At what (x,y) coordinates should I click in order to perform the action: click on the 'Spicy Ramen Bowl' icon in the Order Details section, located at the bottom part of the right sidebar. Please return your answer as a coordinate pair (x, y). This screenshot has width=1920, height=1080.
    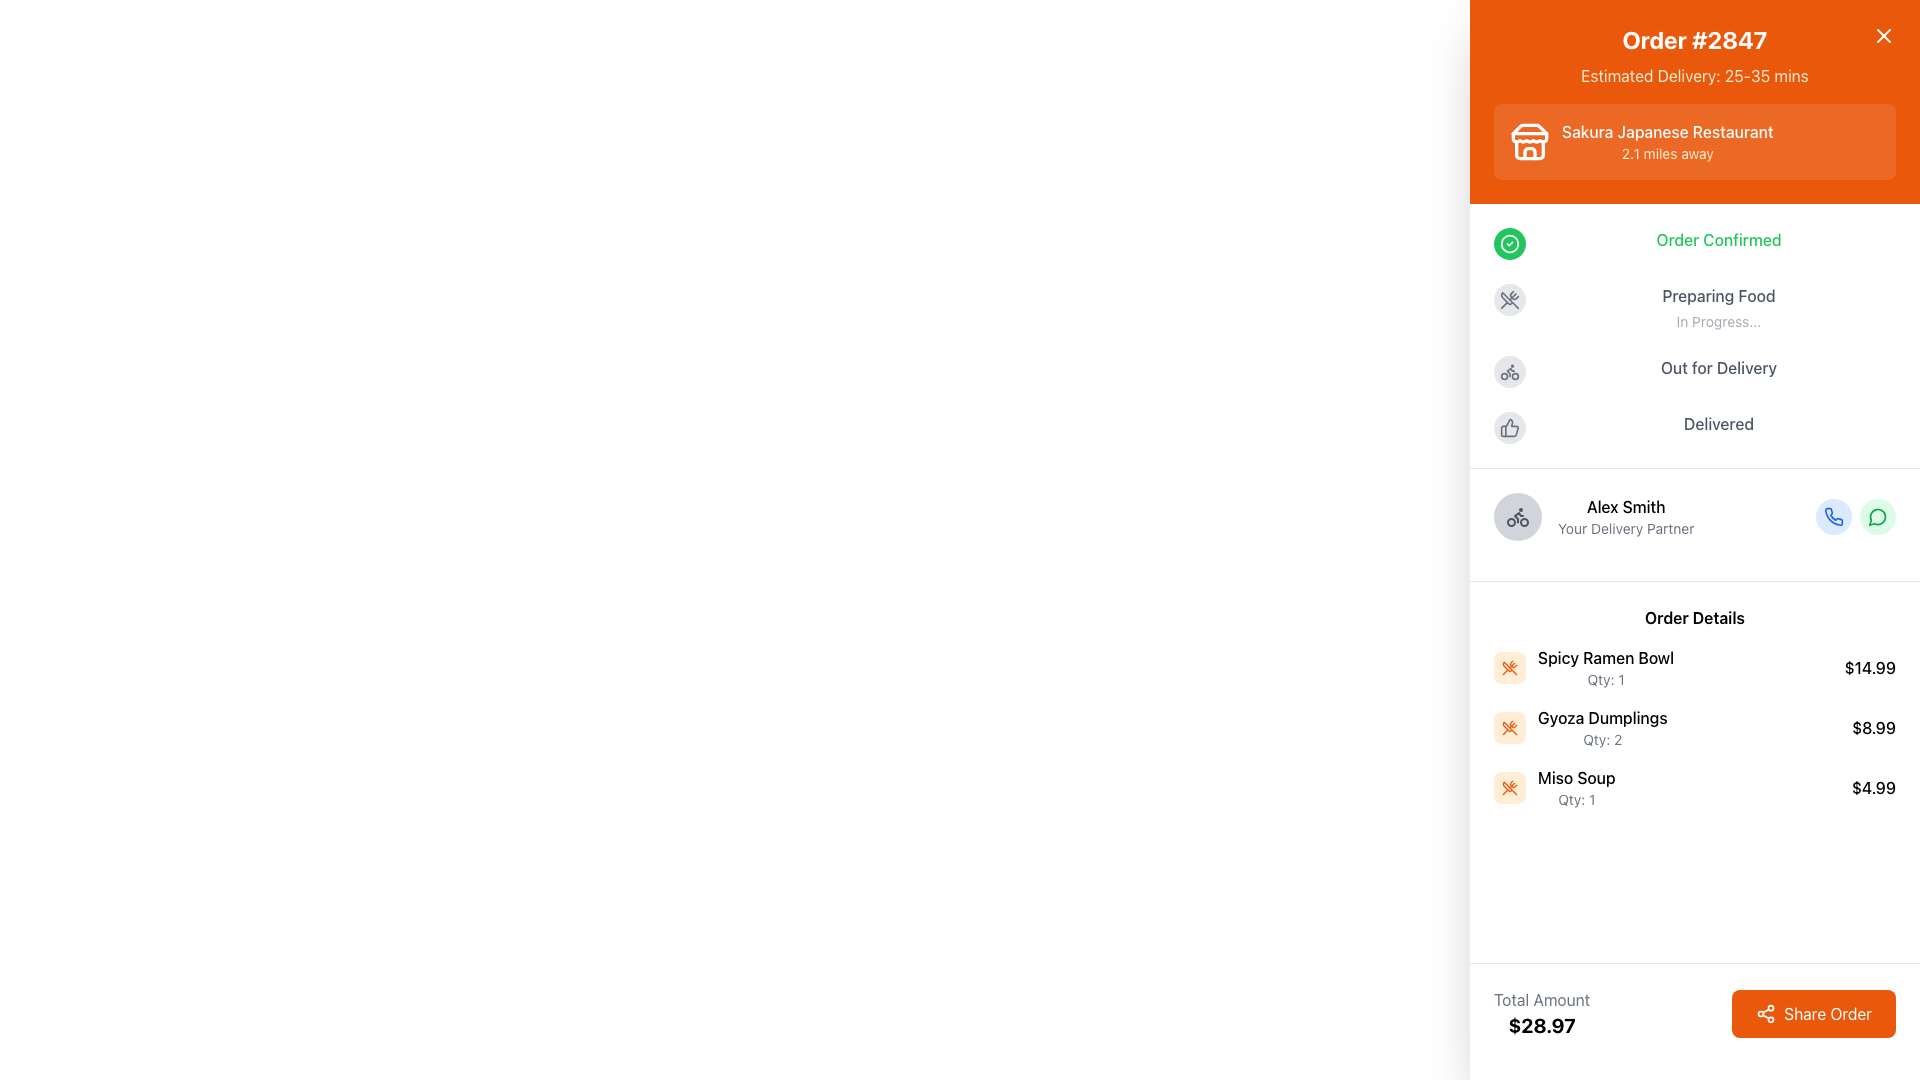
    Looking at the image, I should click on (1510, 667).